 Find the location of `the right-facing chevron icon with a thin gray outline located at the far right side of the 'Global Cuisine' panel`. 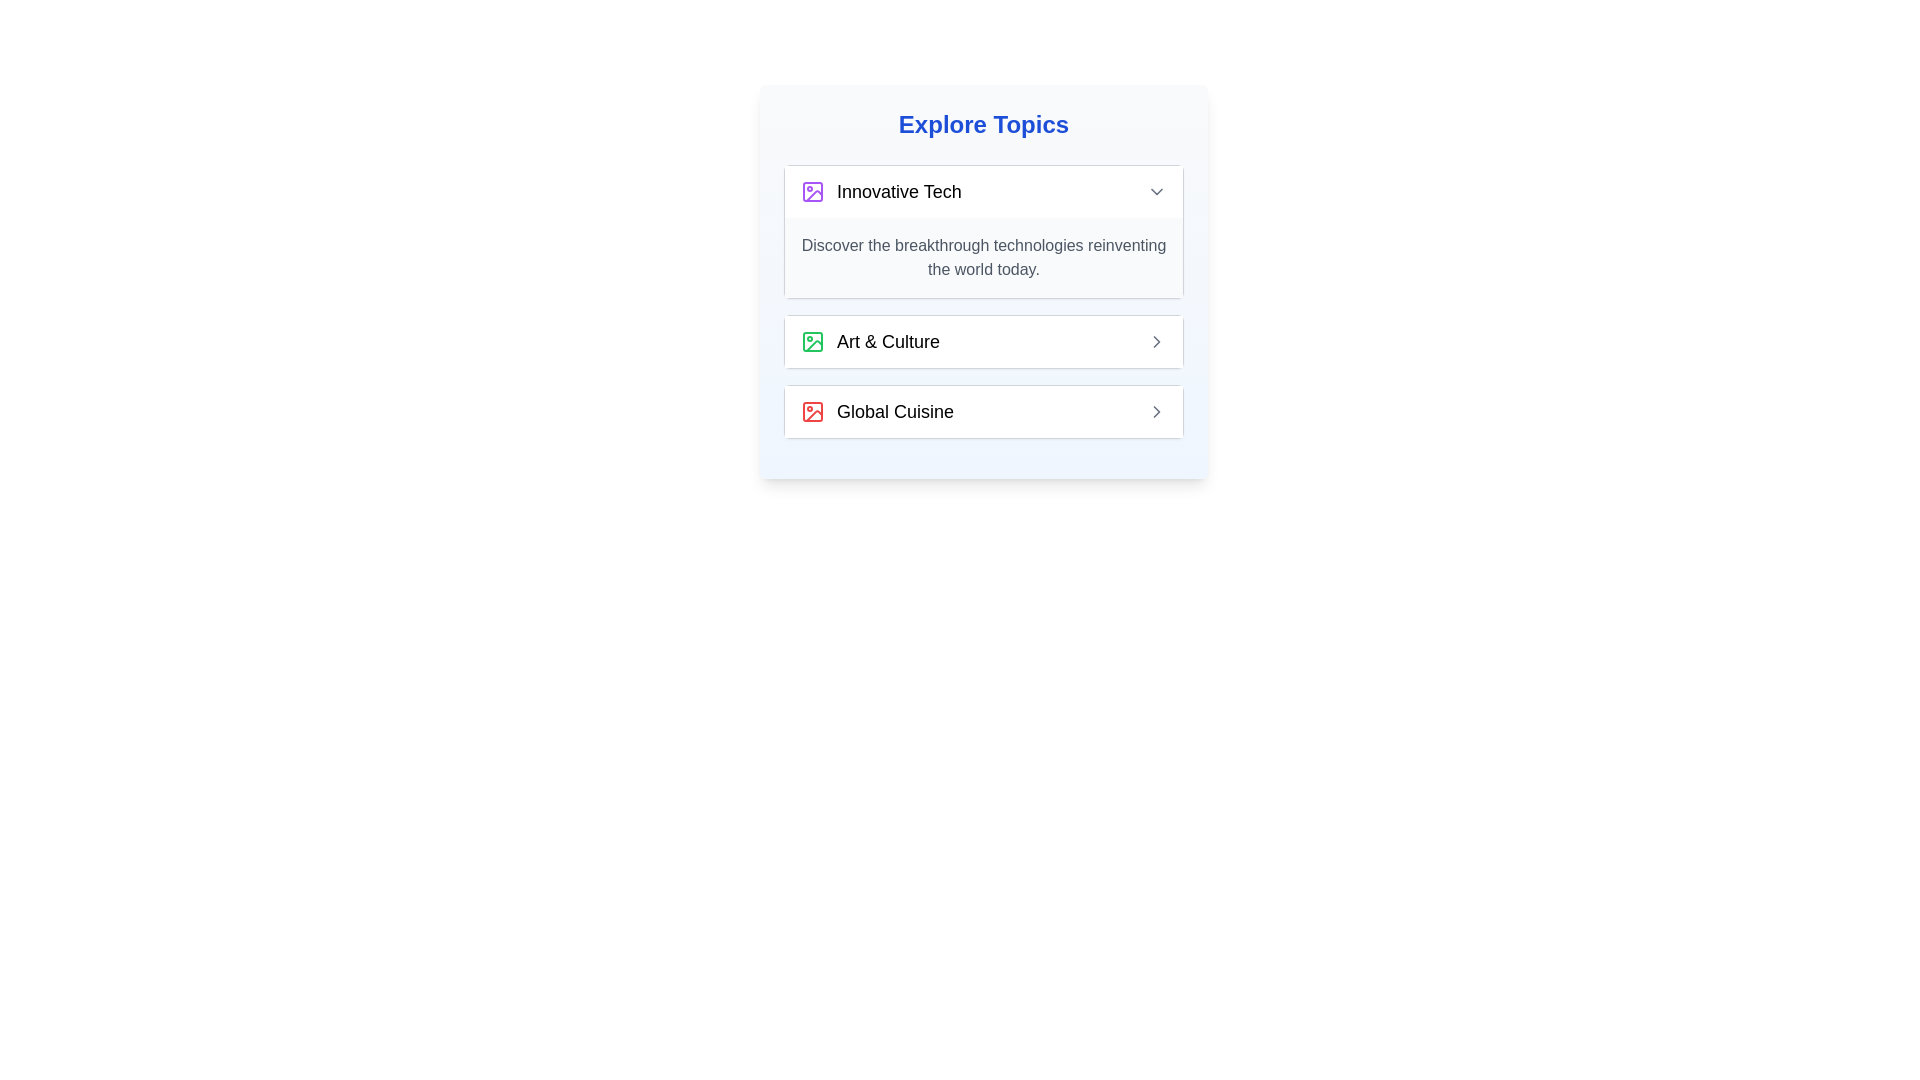

the right-facing chevron icon with a thin gray outline located at the far right side of the 'Global Cuisine' panel is located at coordinates (1156, 411).